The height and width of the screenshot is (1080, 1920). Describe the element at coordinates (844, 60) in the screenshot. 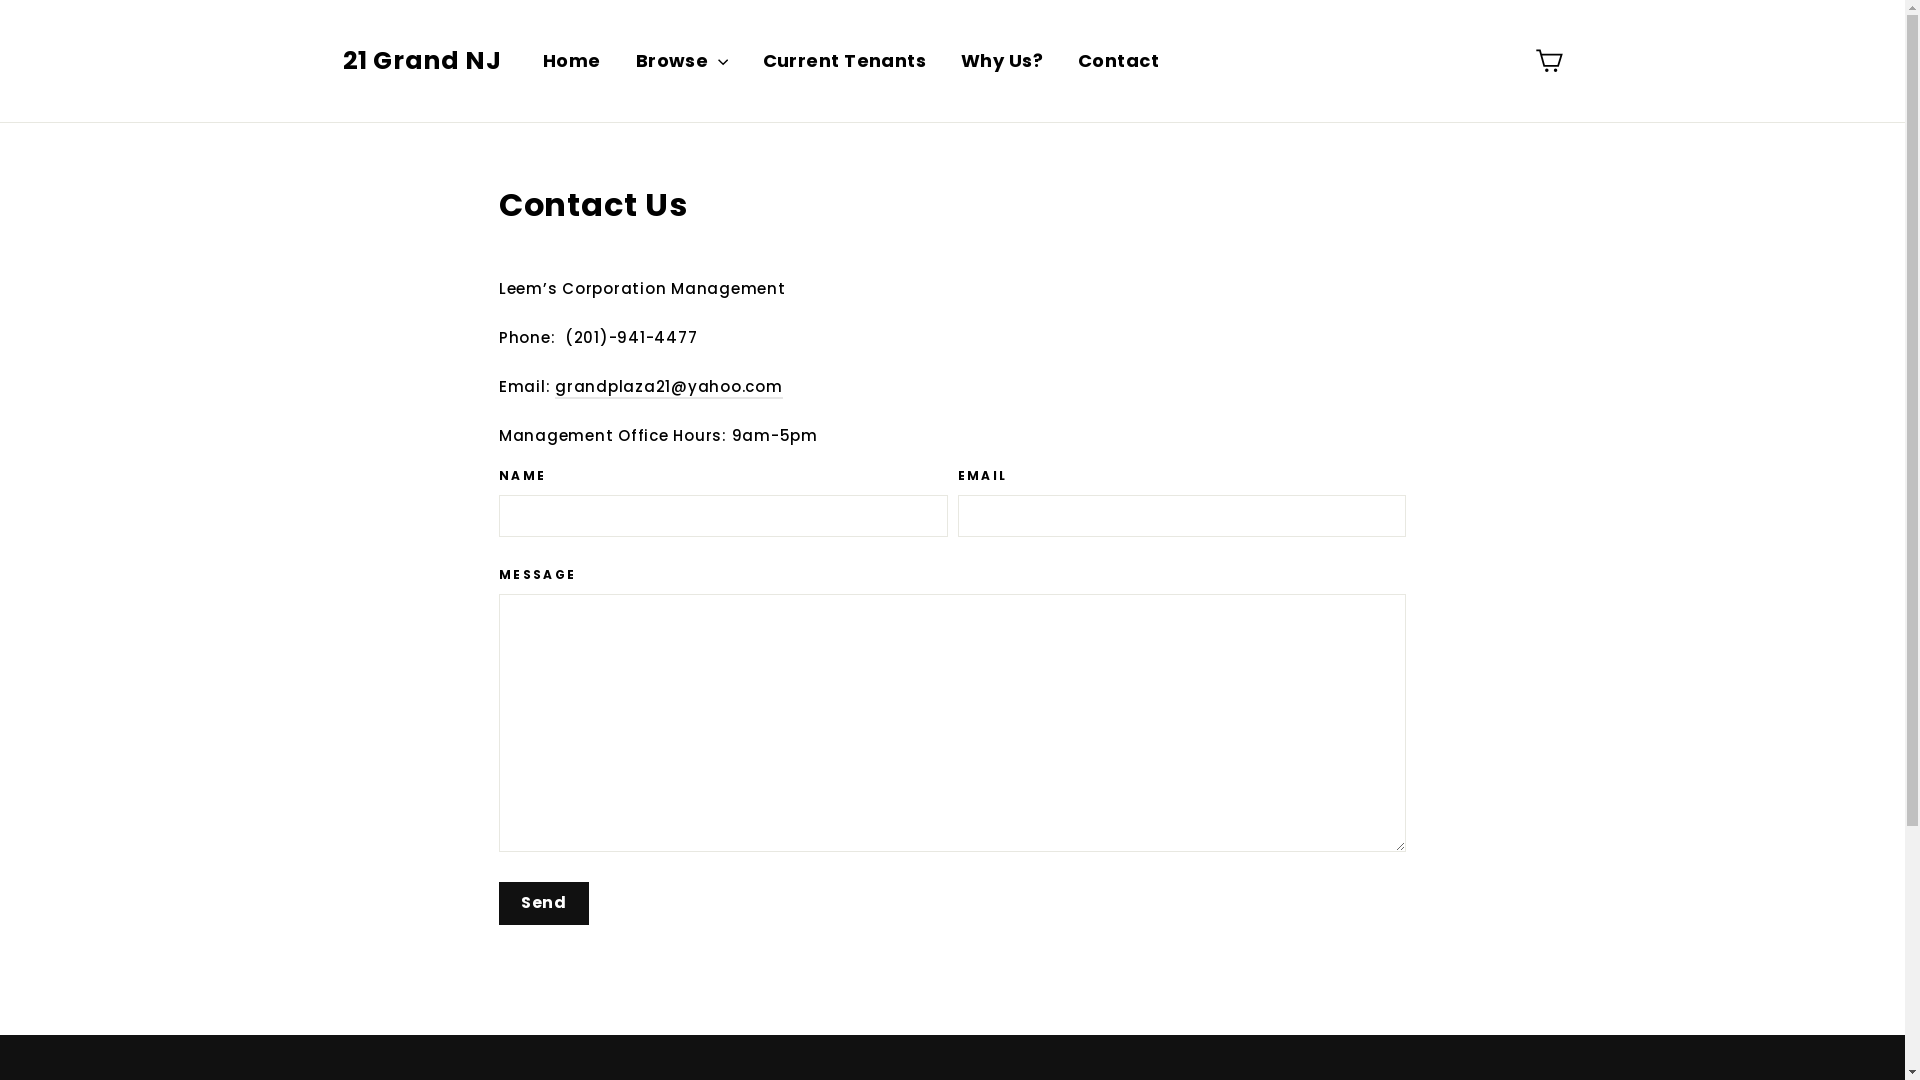

I see `'Current Tenants'` at that location.